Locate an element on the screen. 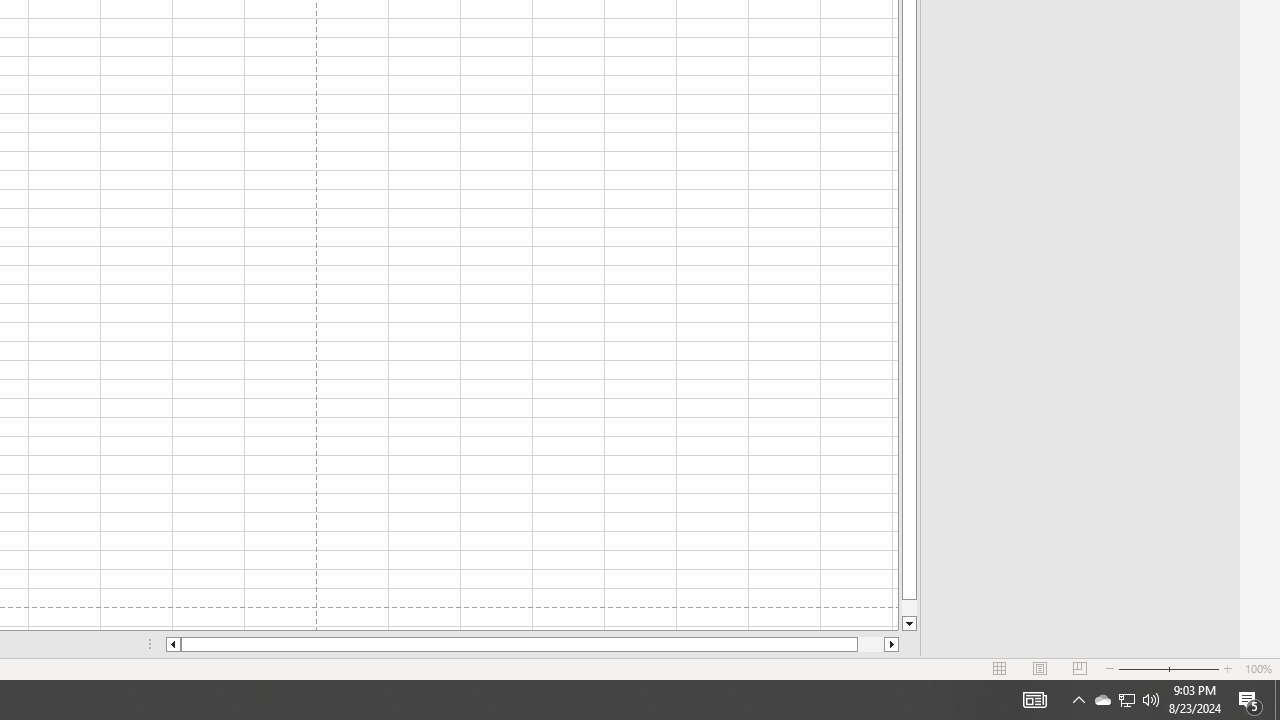 This screenshot has height=720, width=1280. 'Page right' is located at coordinates (871, 644).